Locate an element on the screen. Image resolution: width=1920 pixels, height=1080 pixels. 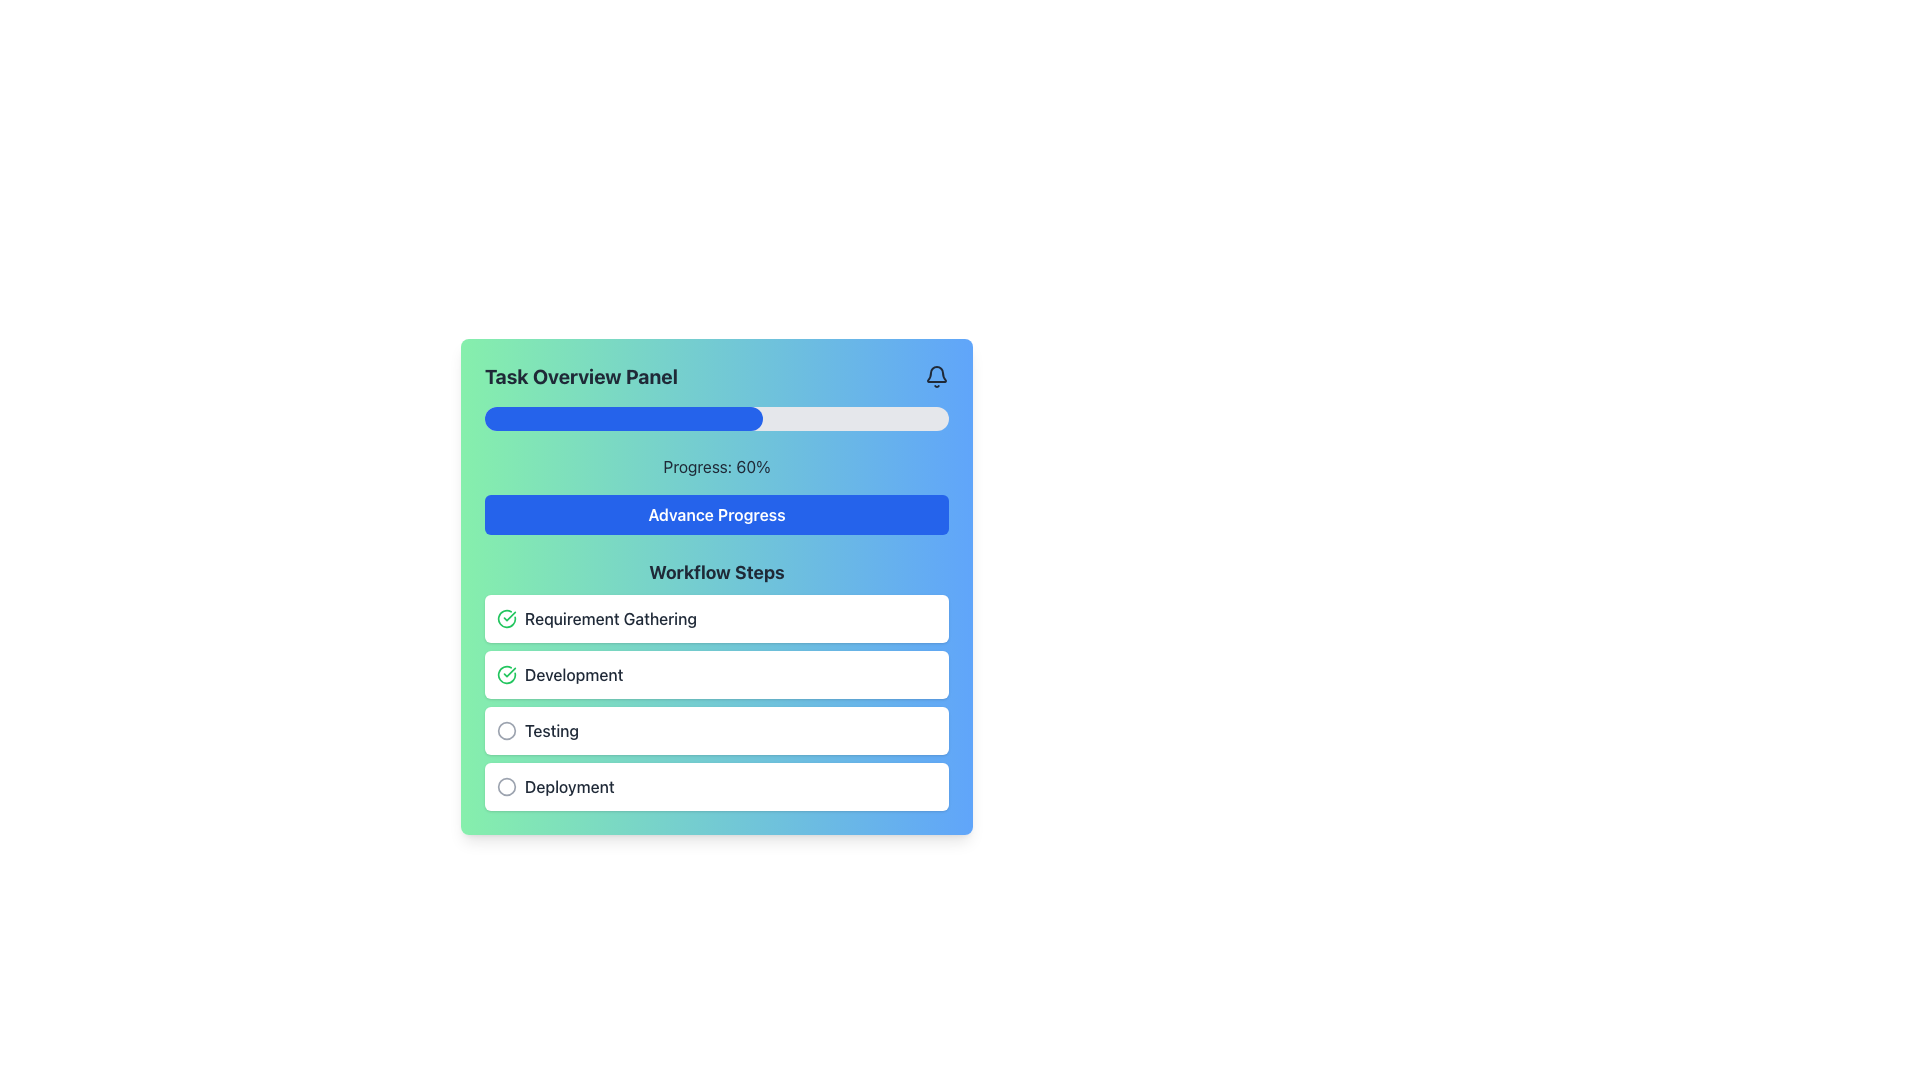
the SVG-based graphical icon representing the 'Deployment' step in the workflow, located in the right section of the 'Workflow Steps' panel is located at coordinates (507, 785).